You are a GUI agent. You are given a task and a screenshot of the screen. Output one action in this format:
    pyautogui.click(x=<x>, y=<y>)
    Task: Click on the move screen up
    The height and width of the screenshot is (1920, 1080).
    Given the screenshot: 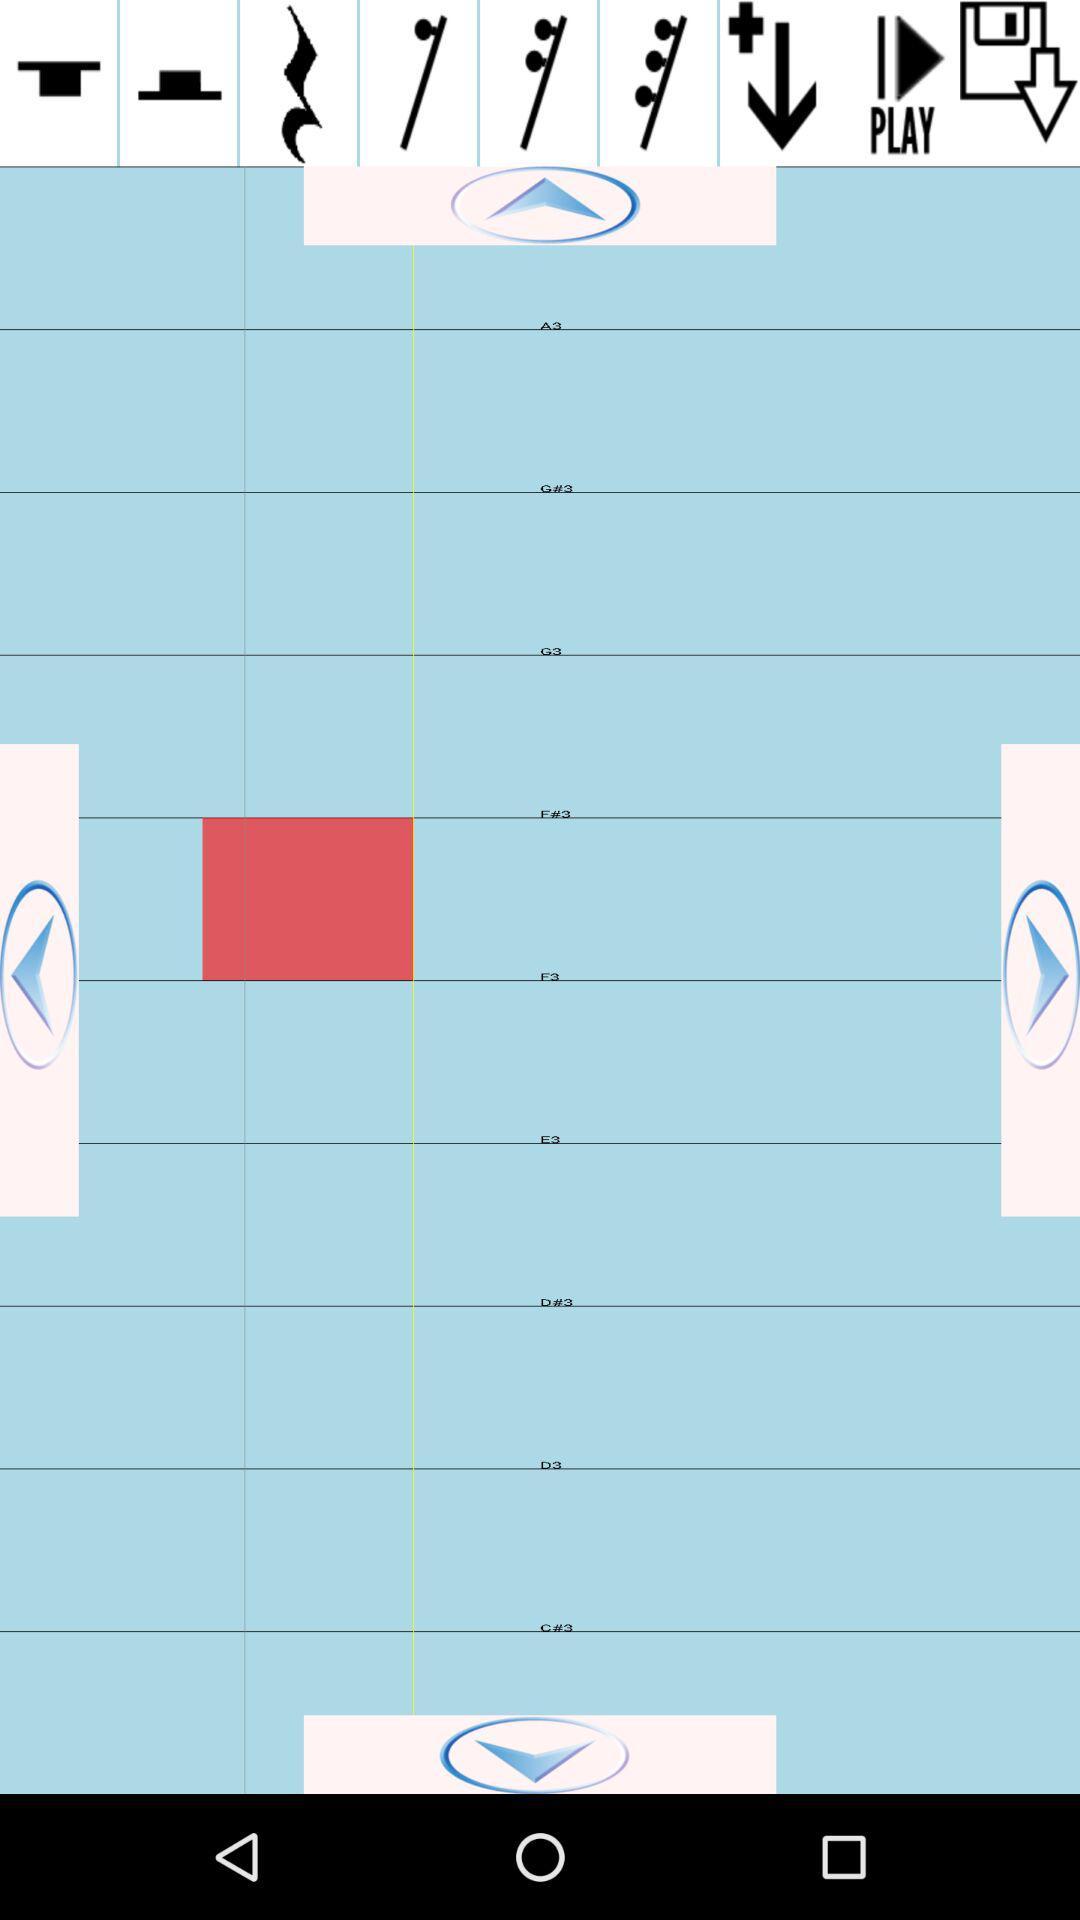 What is the action you would take?
    pyautogui.click(x=540, y=205)
    